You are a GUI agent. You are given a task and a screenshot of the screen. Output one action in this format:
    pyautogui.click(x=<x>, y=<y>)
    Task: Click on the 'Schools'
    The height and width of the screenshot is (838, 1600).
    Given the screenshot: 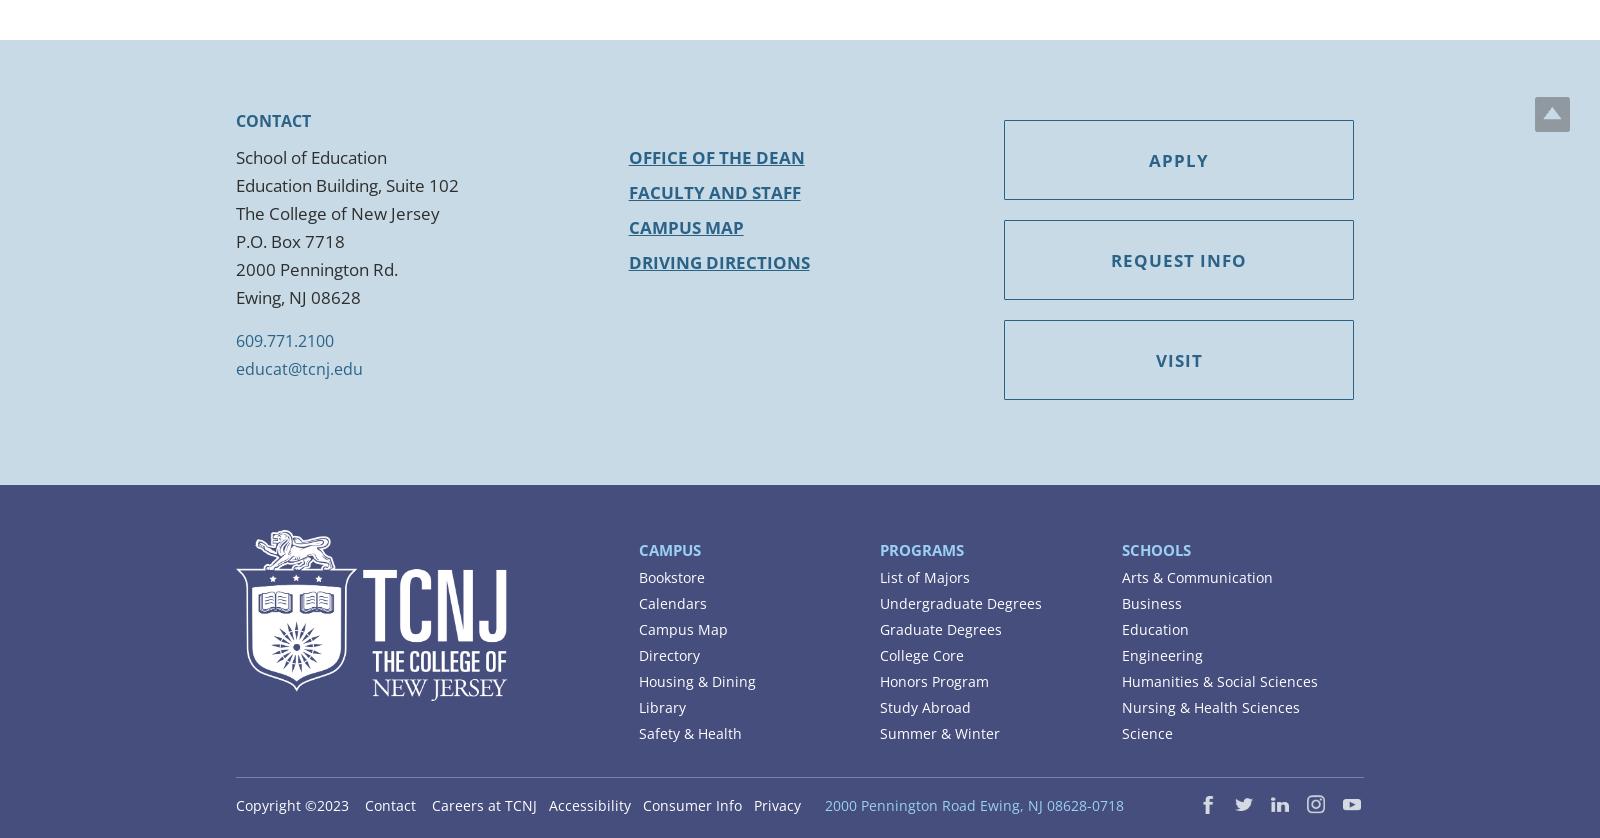 What is the action you would take?
    pyautogui.click(x=1155, y=549)
    